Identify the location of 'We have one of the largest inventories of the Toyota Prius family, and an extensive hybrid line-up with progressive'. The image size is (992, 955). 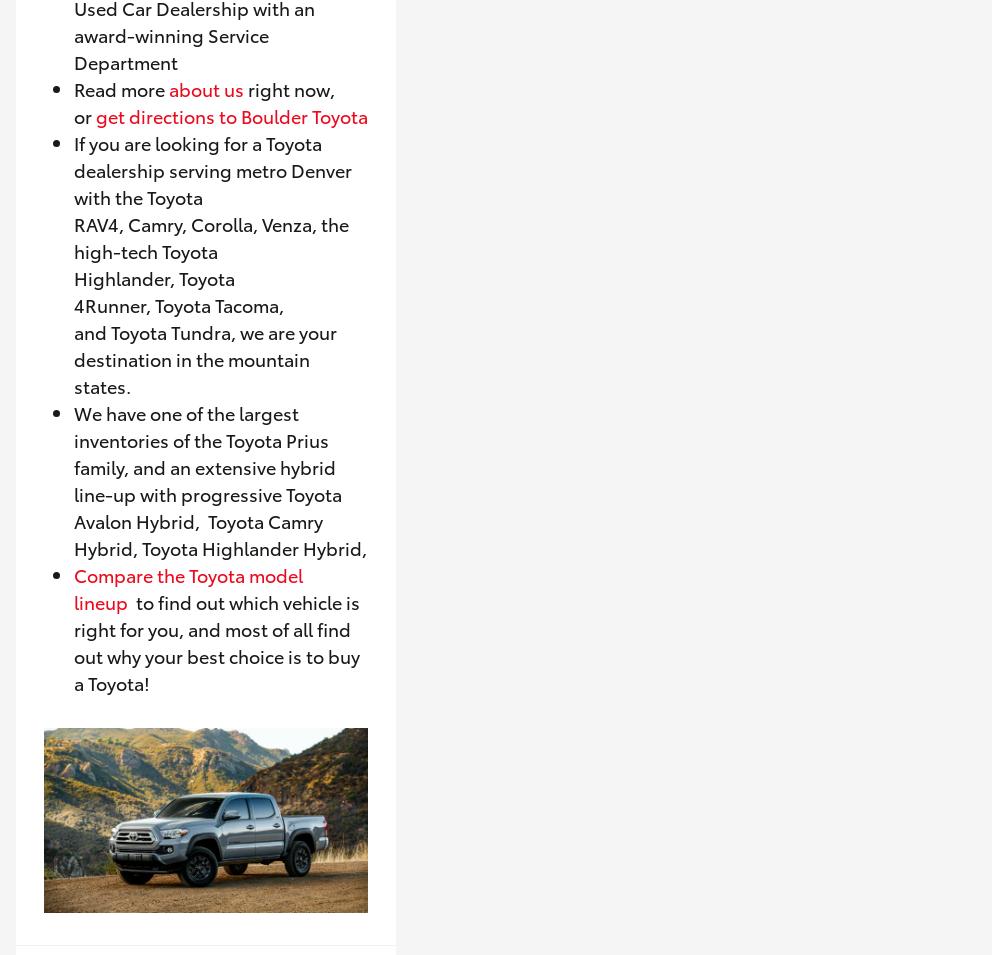
(204, 451).